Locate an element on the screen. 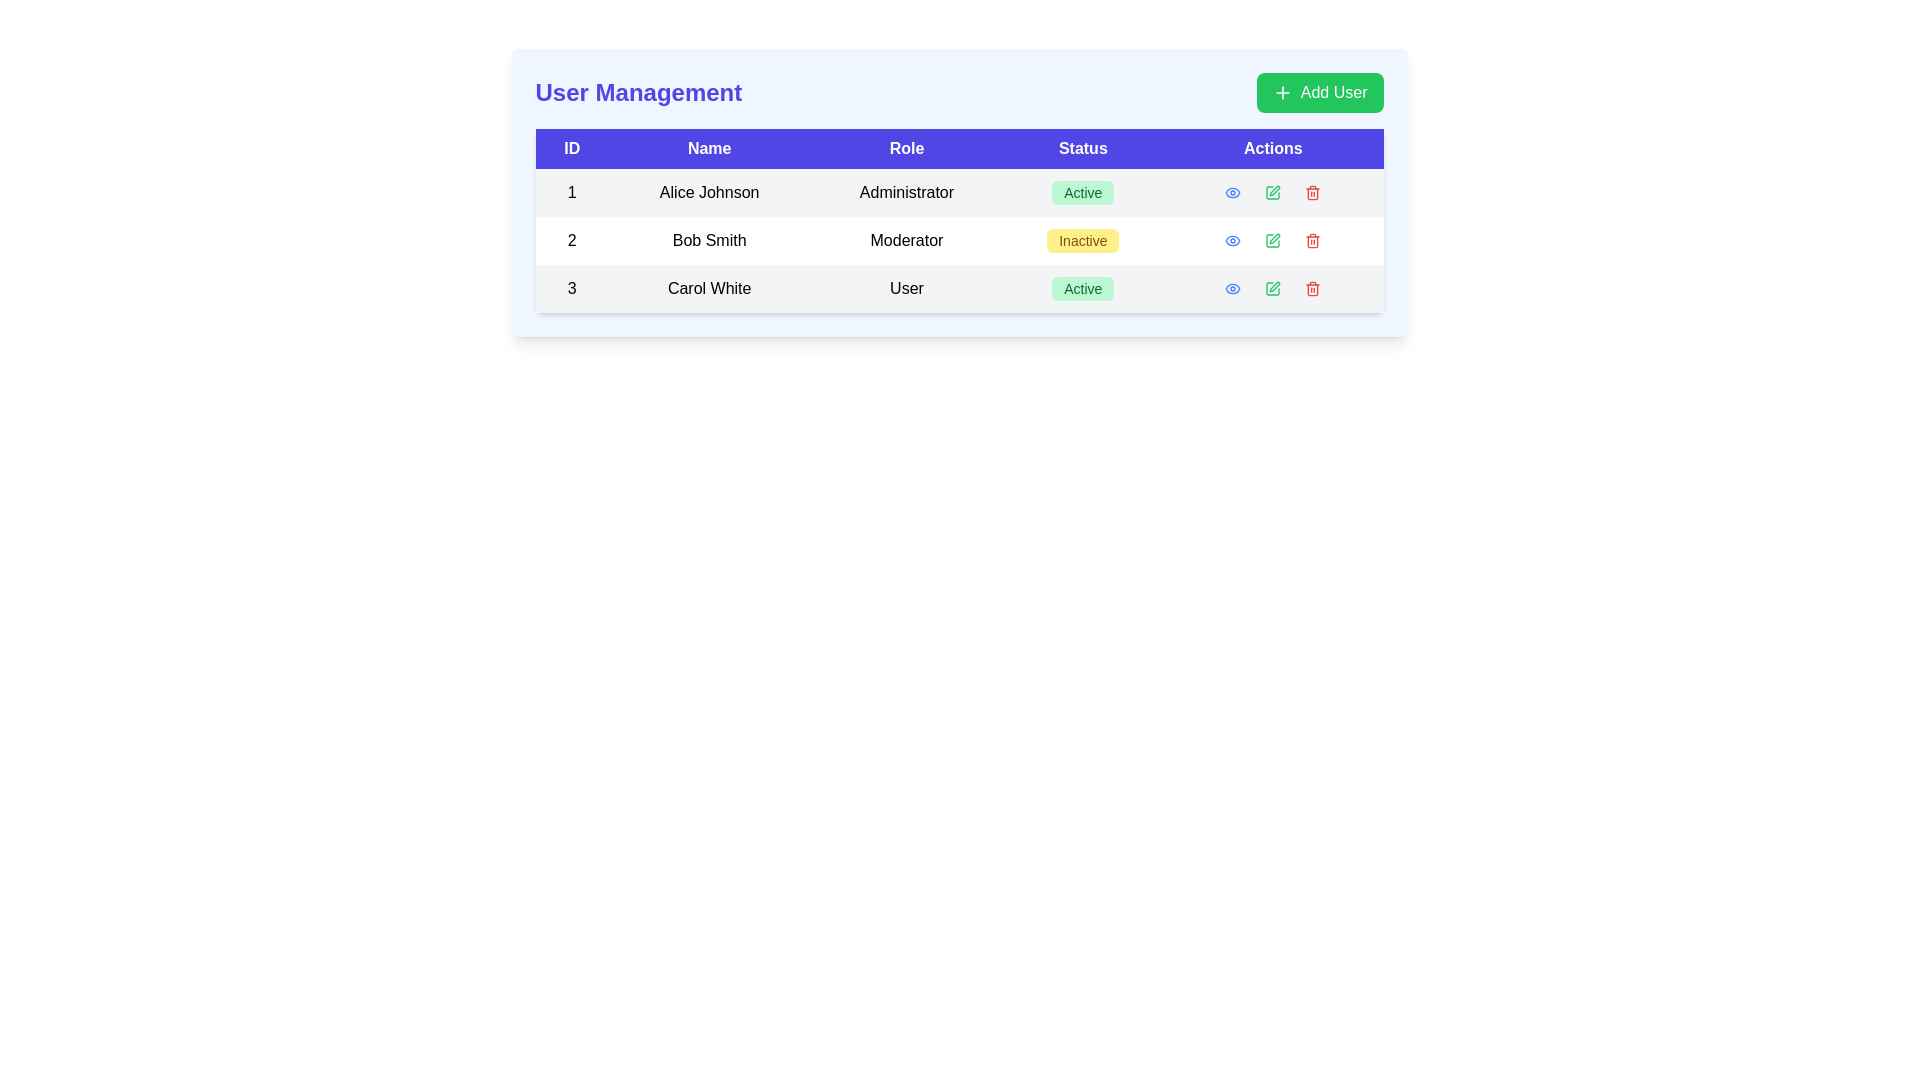 The width and height of the screenshot is (1920, 1080). the first row of the User Management table is located at coordinates (958, 192).